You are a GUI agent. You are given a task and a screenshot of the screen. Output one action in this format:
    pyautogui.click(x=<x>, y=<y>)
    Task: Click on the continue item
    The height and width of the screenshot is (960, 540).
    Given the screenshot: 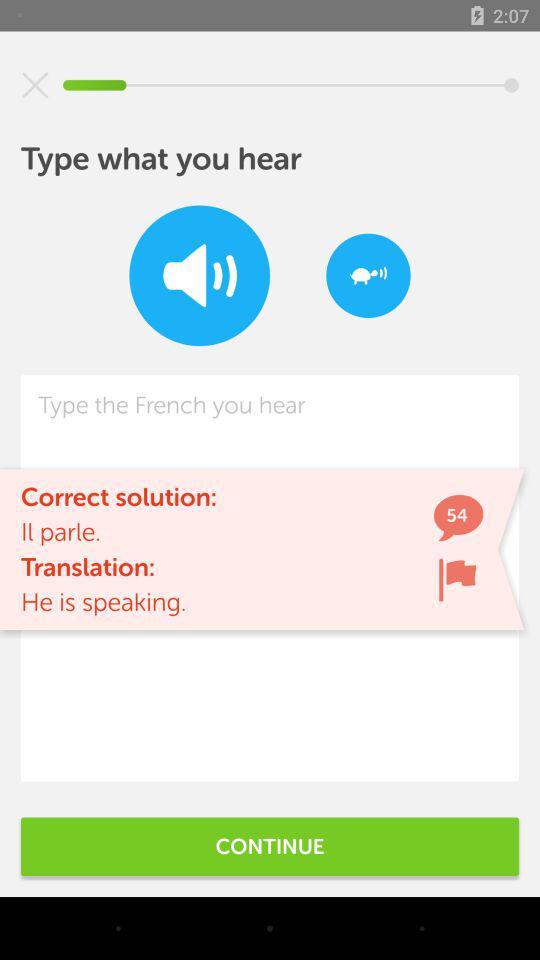 What is the action you would take?
    pyautogui.click(x=270, y=845)
    